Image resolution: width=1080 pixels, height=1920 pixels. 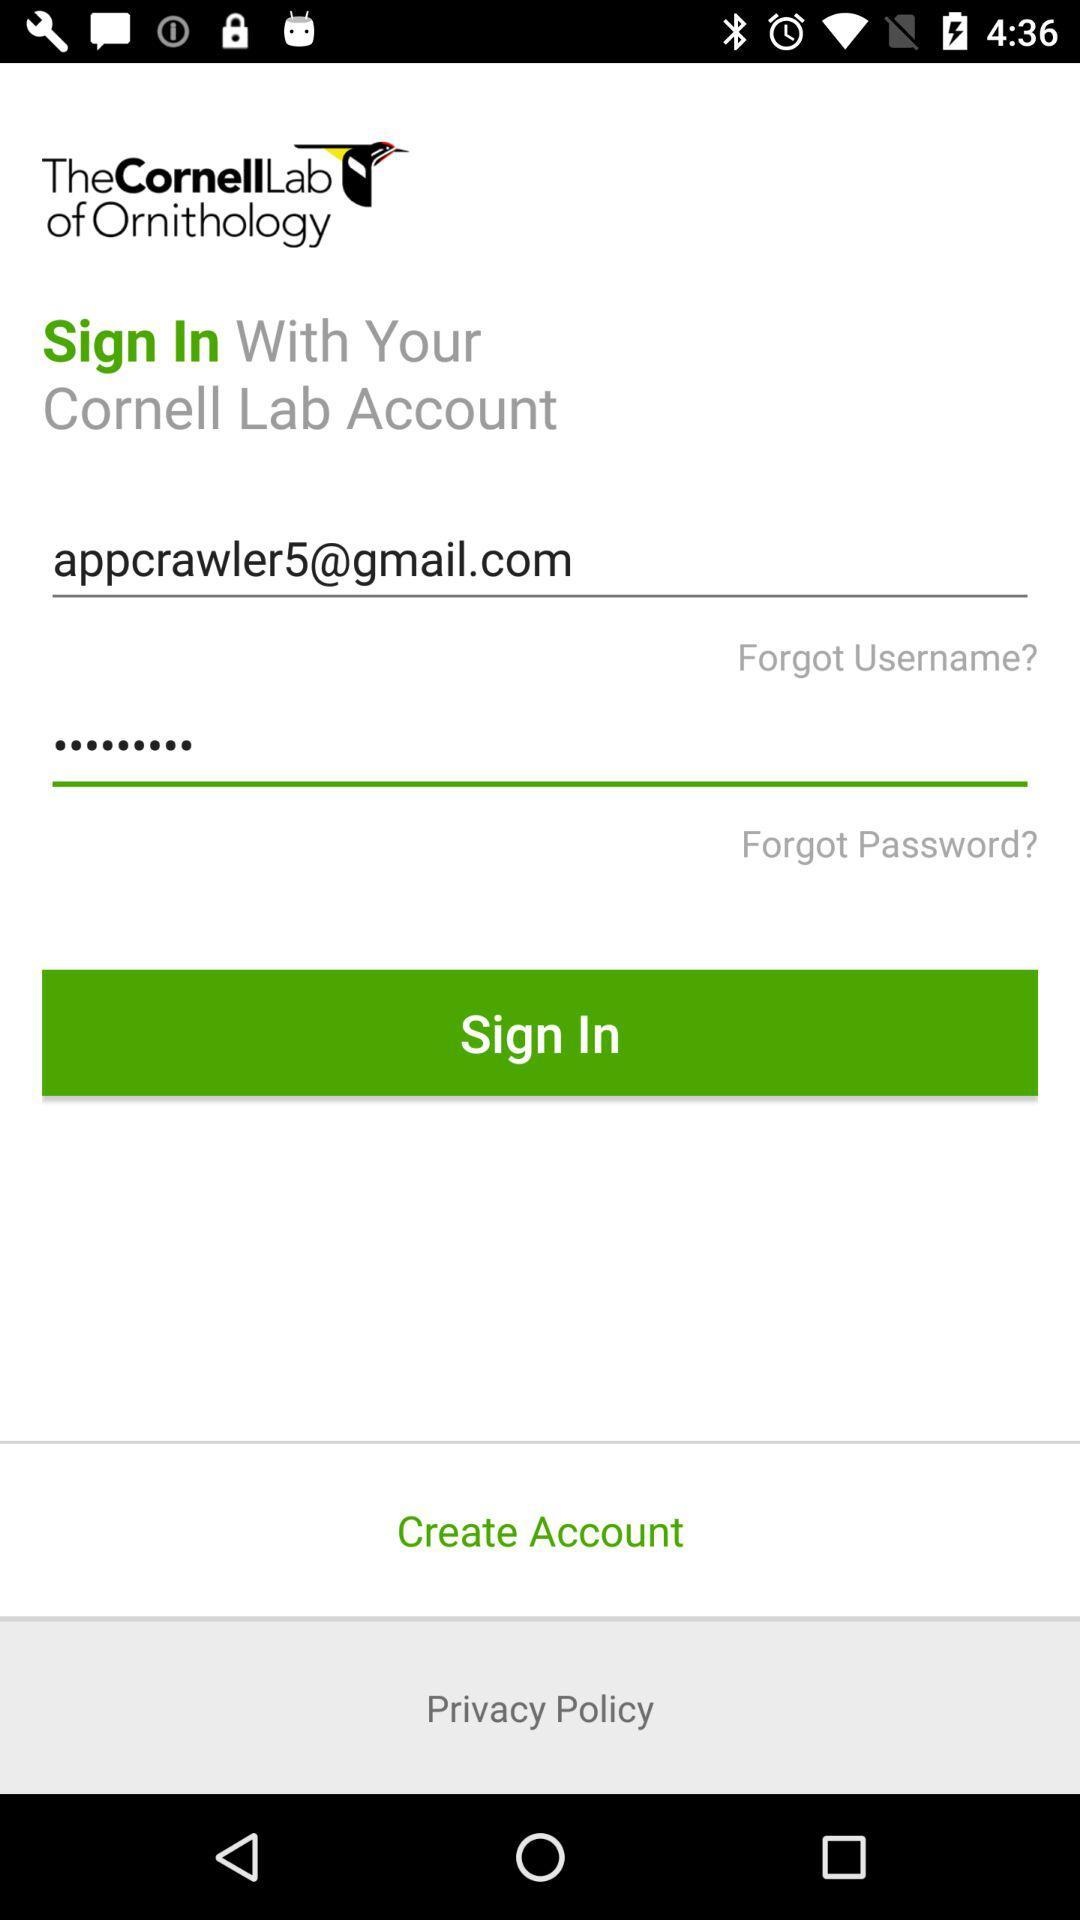 What do you see at coordinates (540, 1706) in the screenshot?
I see `the privacy policy icon` at bounding box center [540, 1706].